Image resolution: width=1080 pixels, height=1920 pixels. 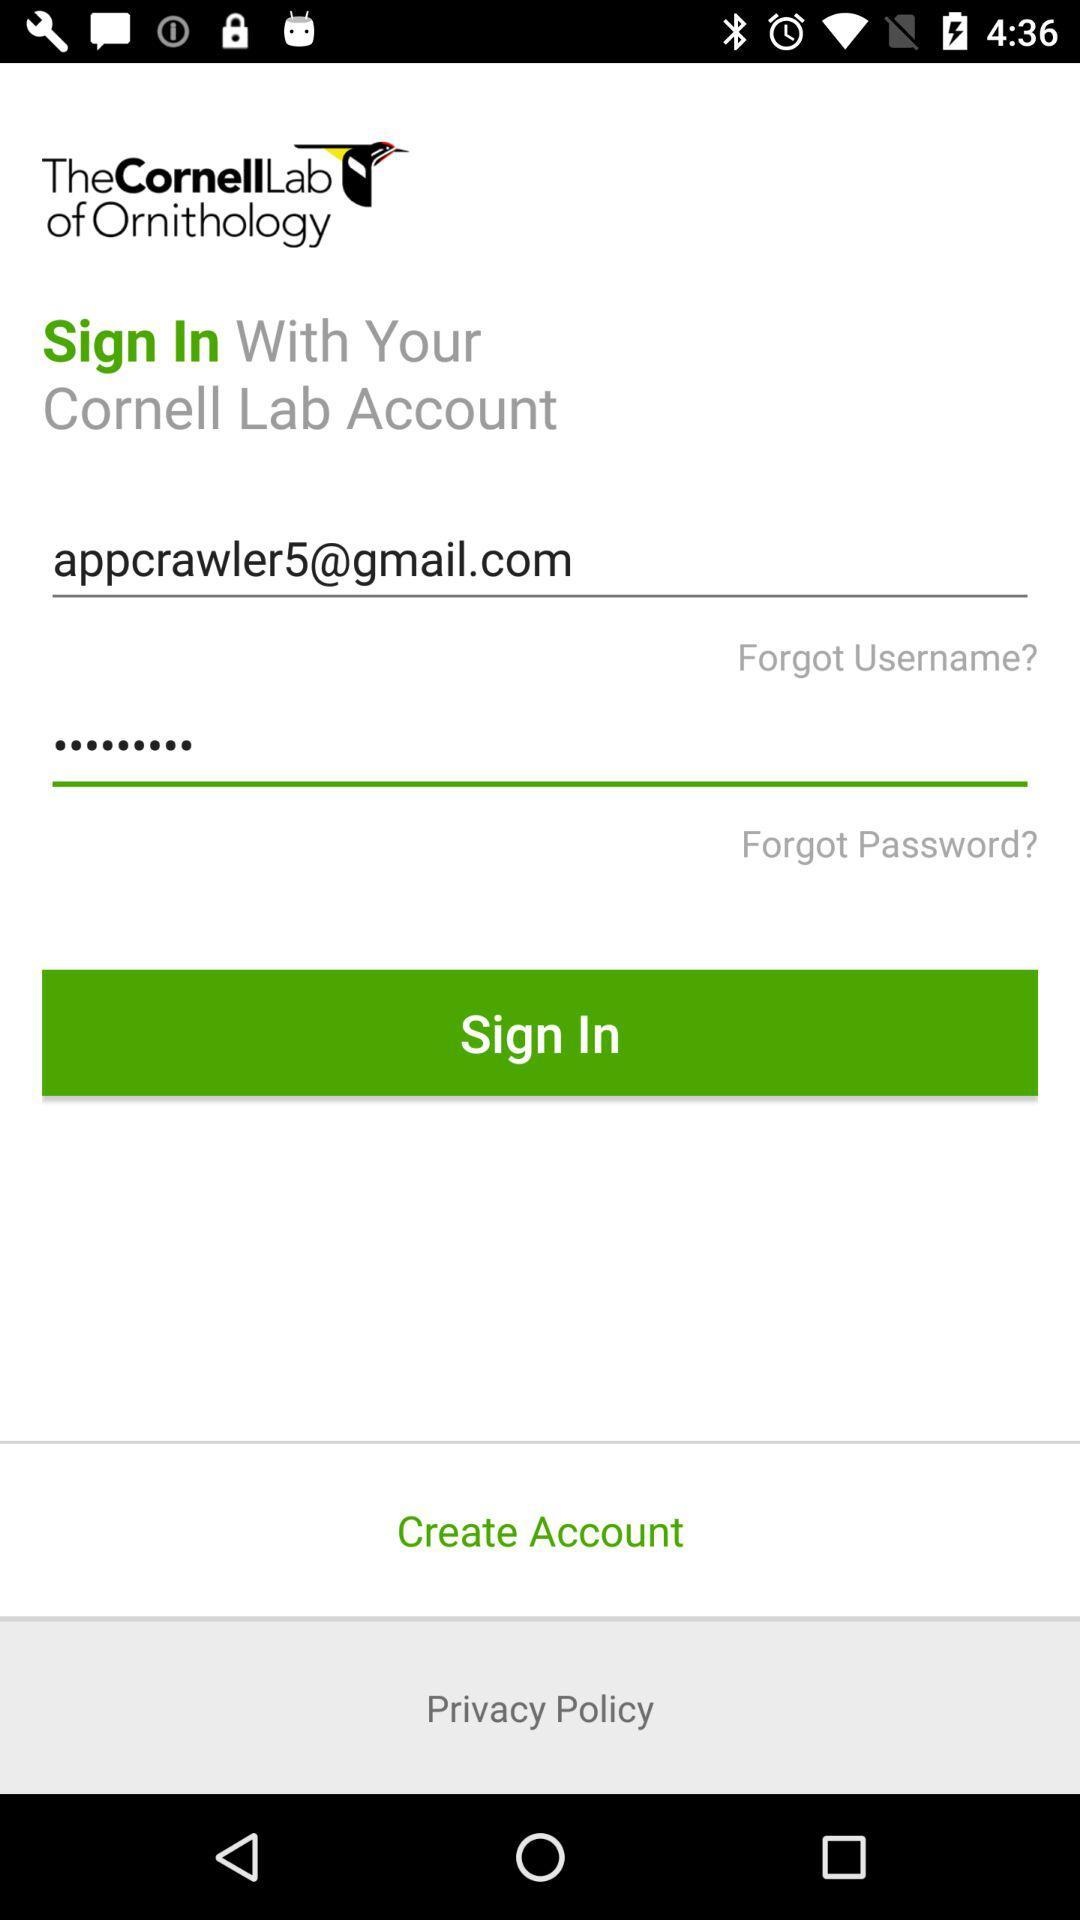 What do you see at coordinates (540, 1706) in the screenshot?
I see `the privacy policy icon` at bounding box center [540, 1706].